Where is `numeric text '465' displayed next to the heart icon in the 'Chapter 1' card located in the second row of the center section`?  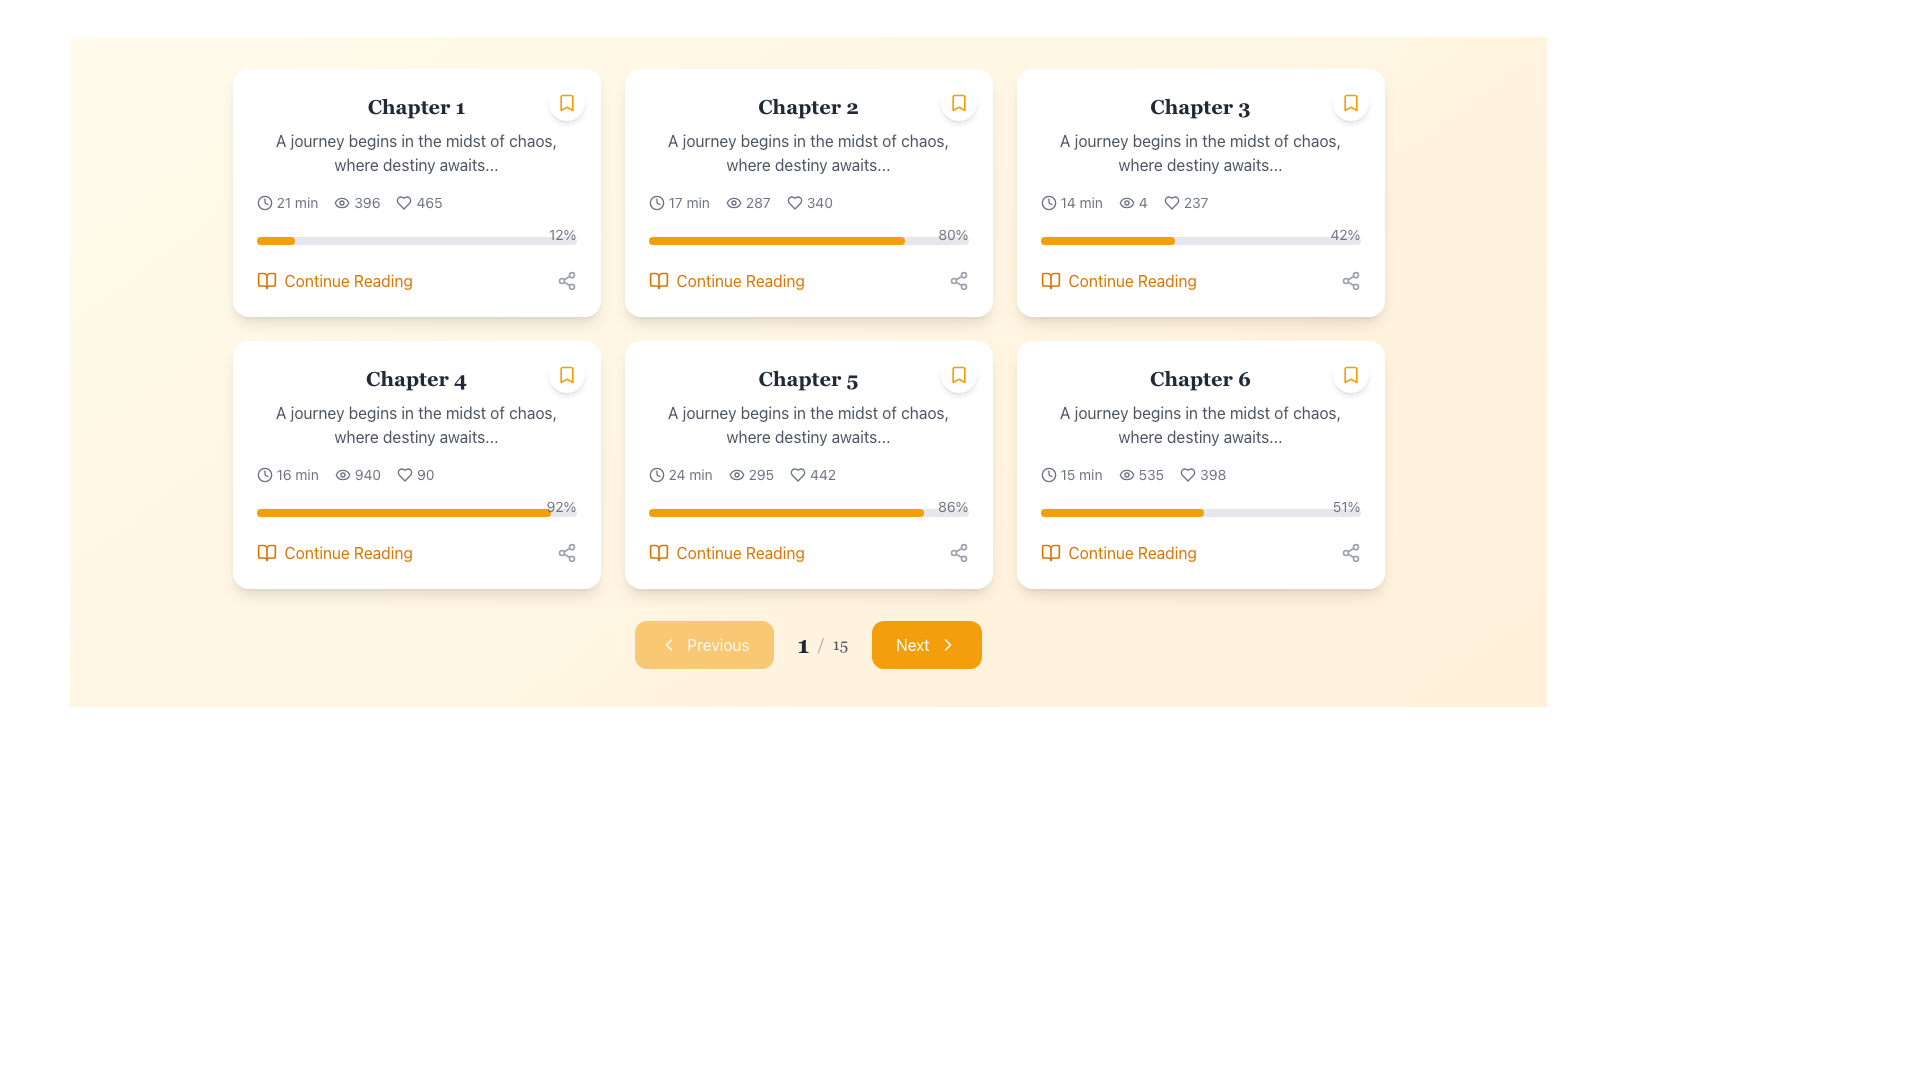
numeric text '465' displayed next to the heart icon in the 'Chapter 1' card located in the second row of the center section is located at coordinates (428, 203).